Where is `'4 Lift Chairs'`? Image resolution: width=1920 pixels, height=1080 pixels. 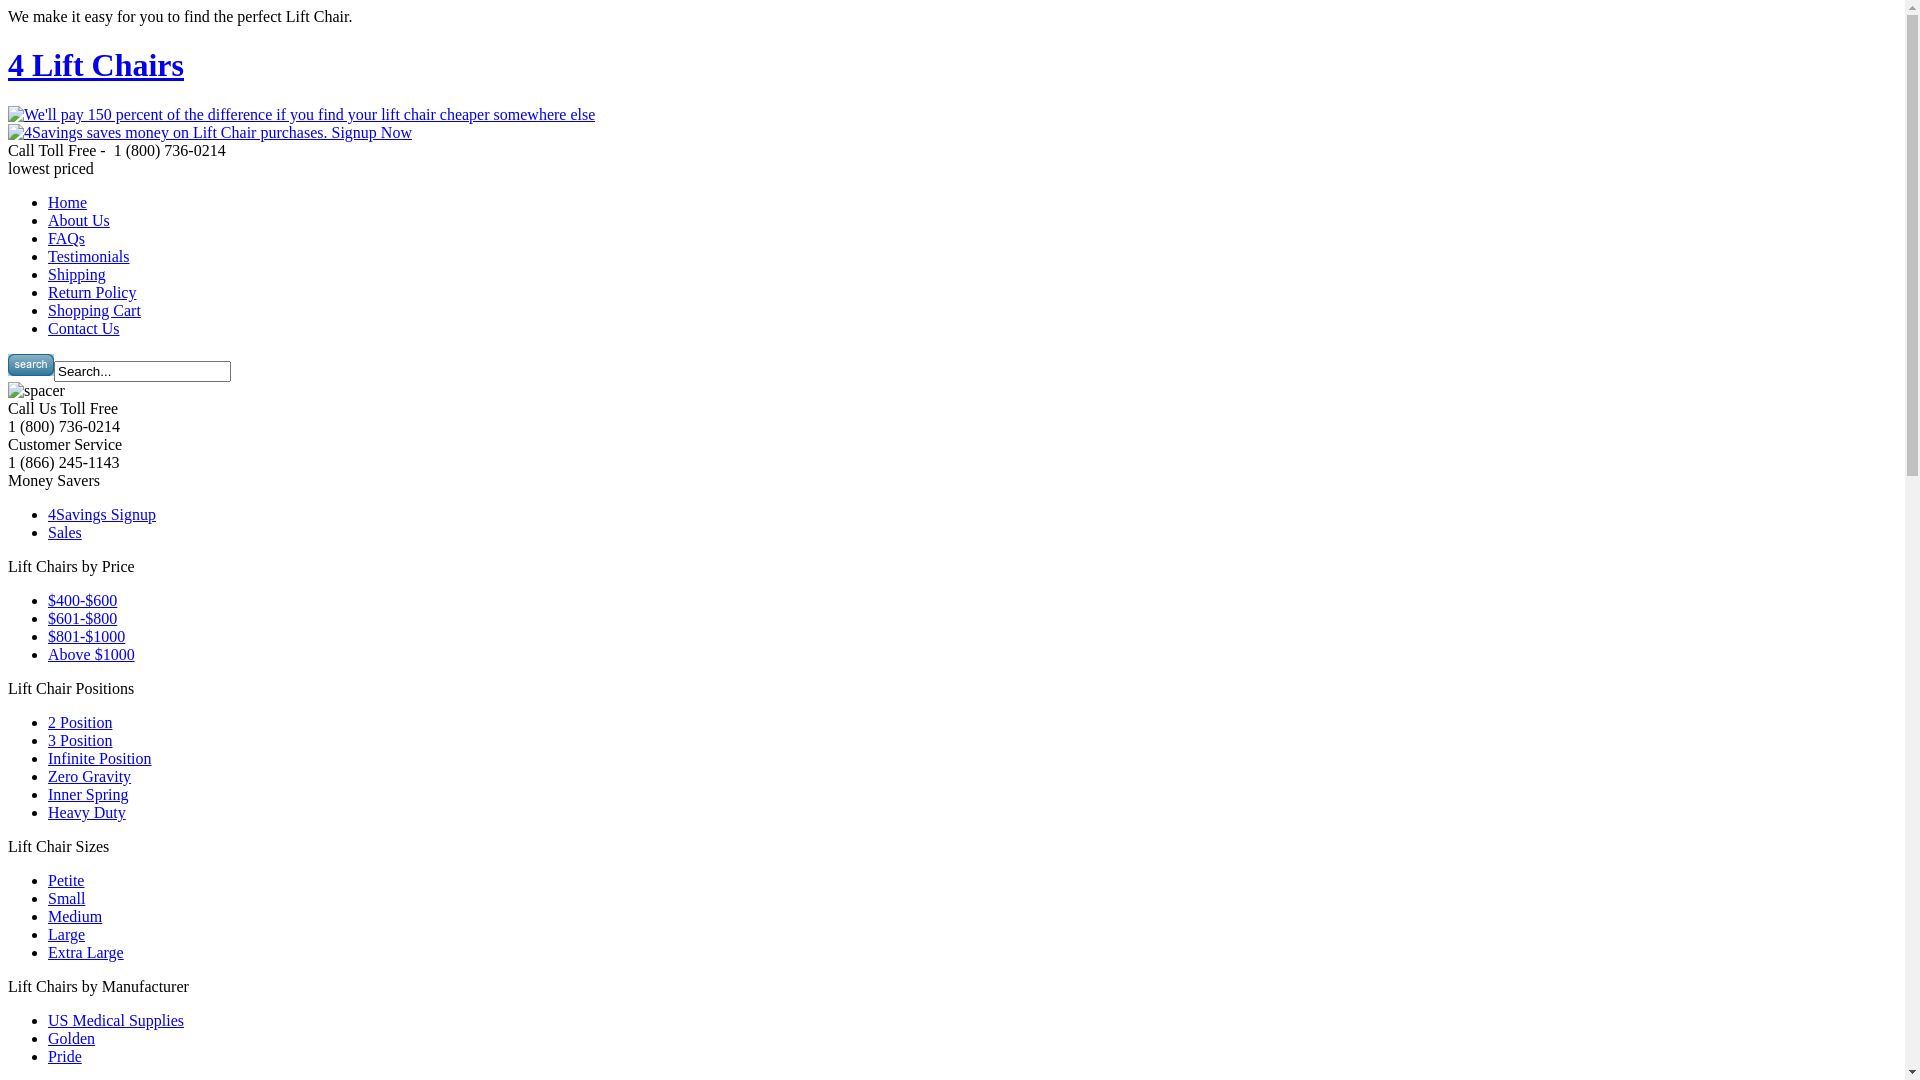 '4 Lift Chairs' is located at coordinates (95, 64).